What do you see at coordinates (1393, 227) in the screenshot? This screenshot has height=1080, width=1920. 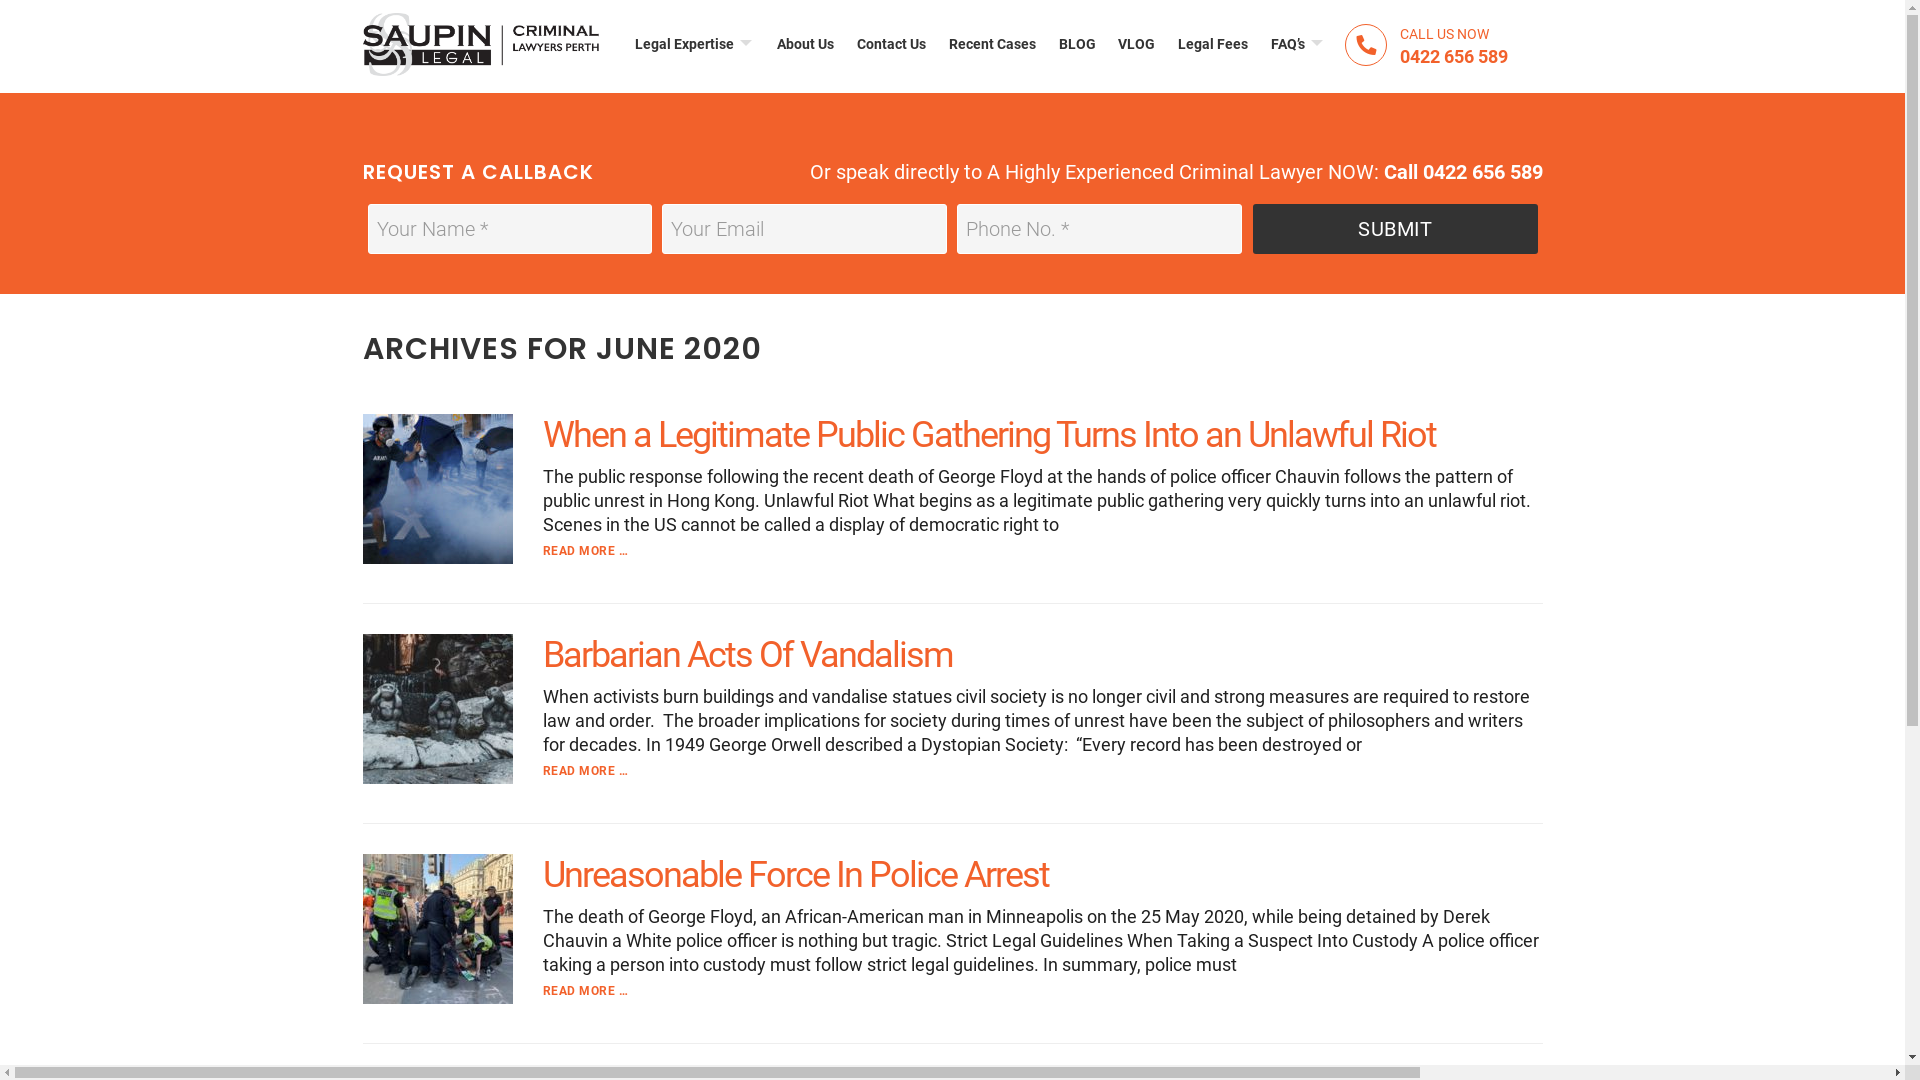 I see `'Submit'` at bounding box center [1393, 227].